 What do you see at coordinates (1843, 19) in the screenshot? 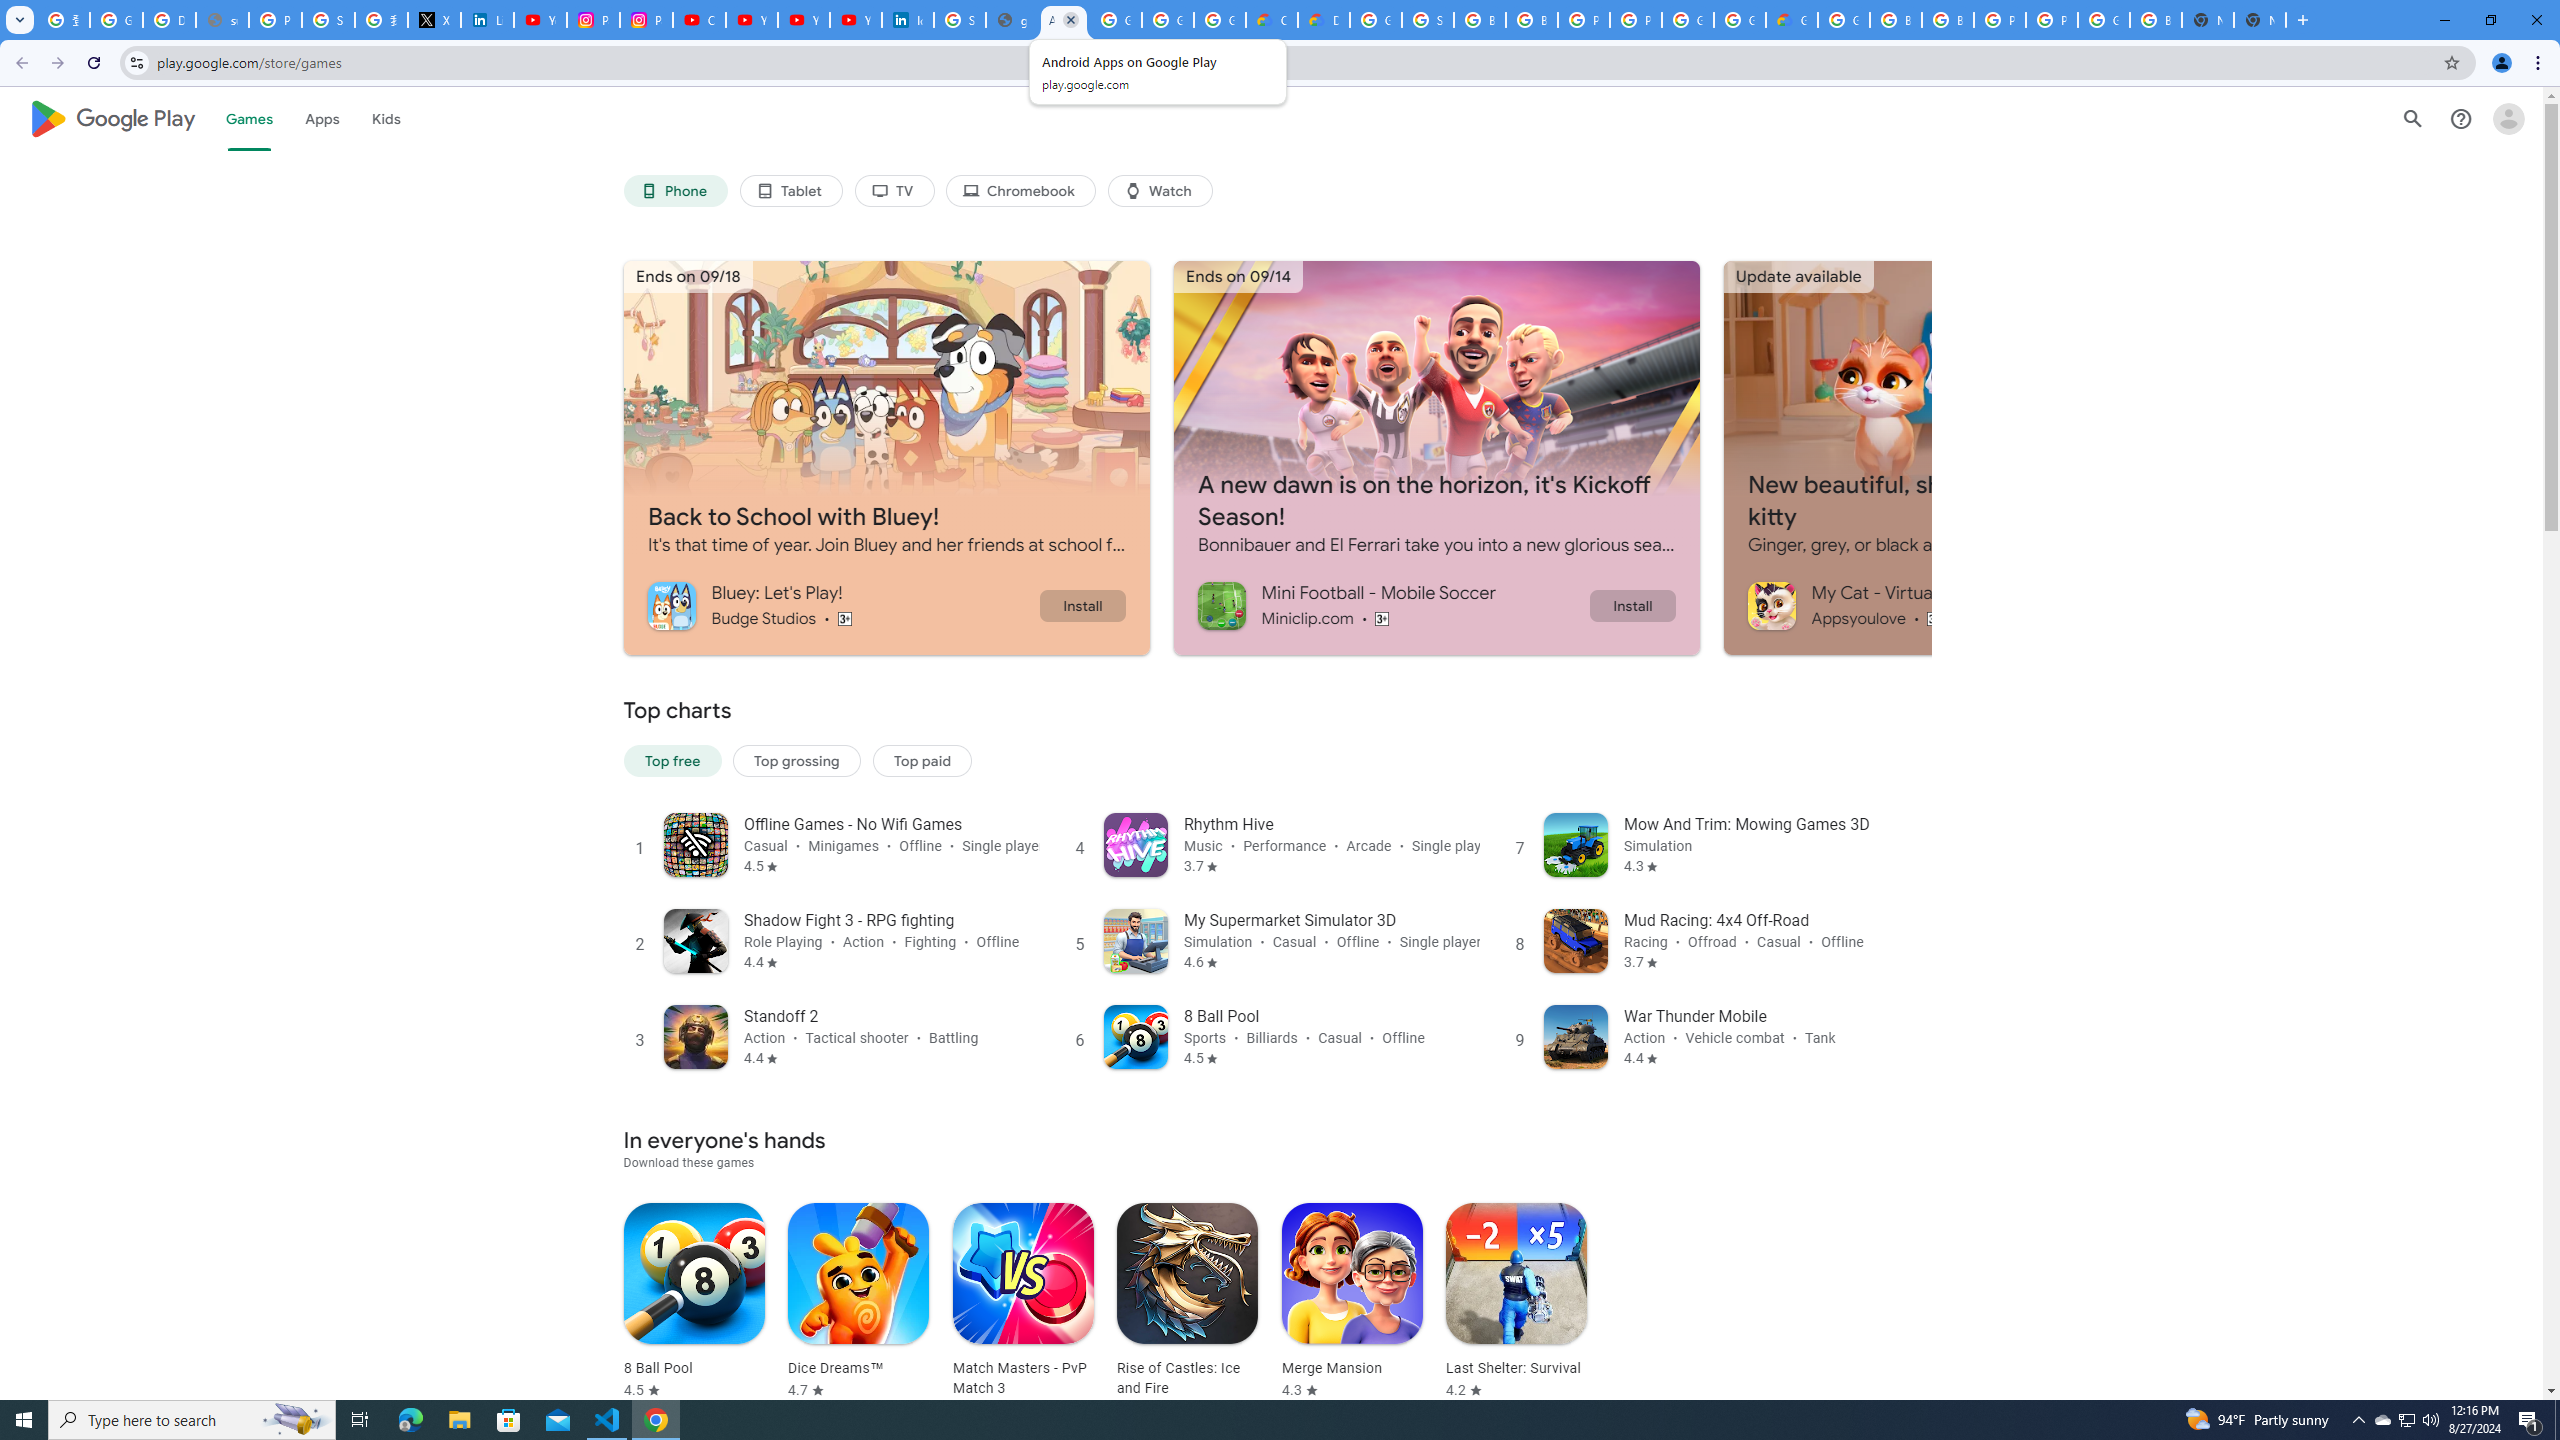
I see `'Google Cloud Platform'` at bounding box center [1843, 19].